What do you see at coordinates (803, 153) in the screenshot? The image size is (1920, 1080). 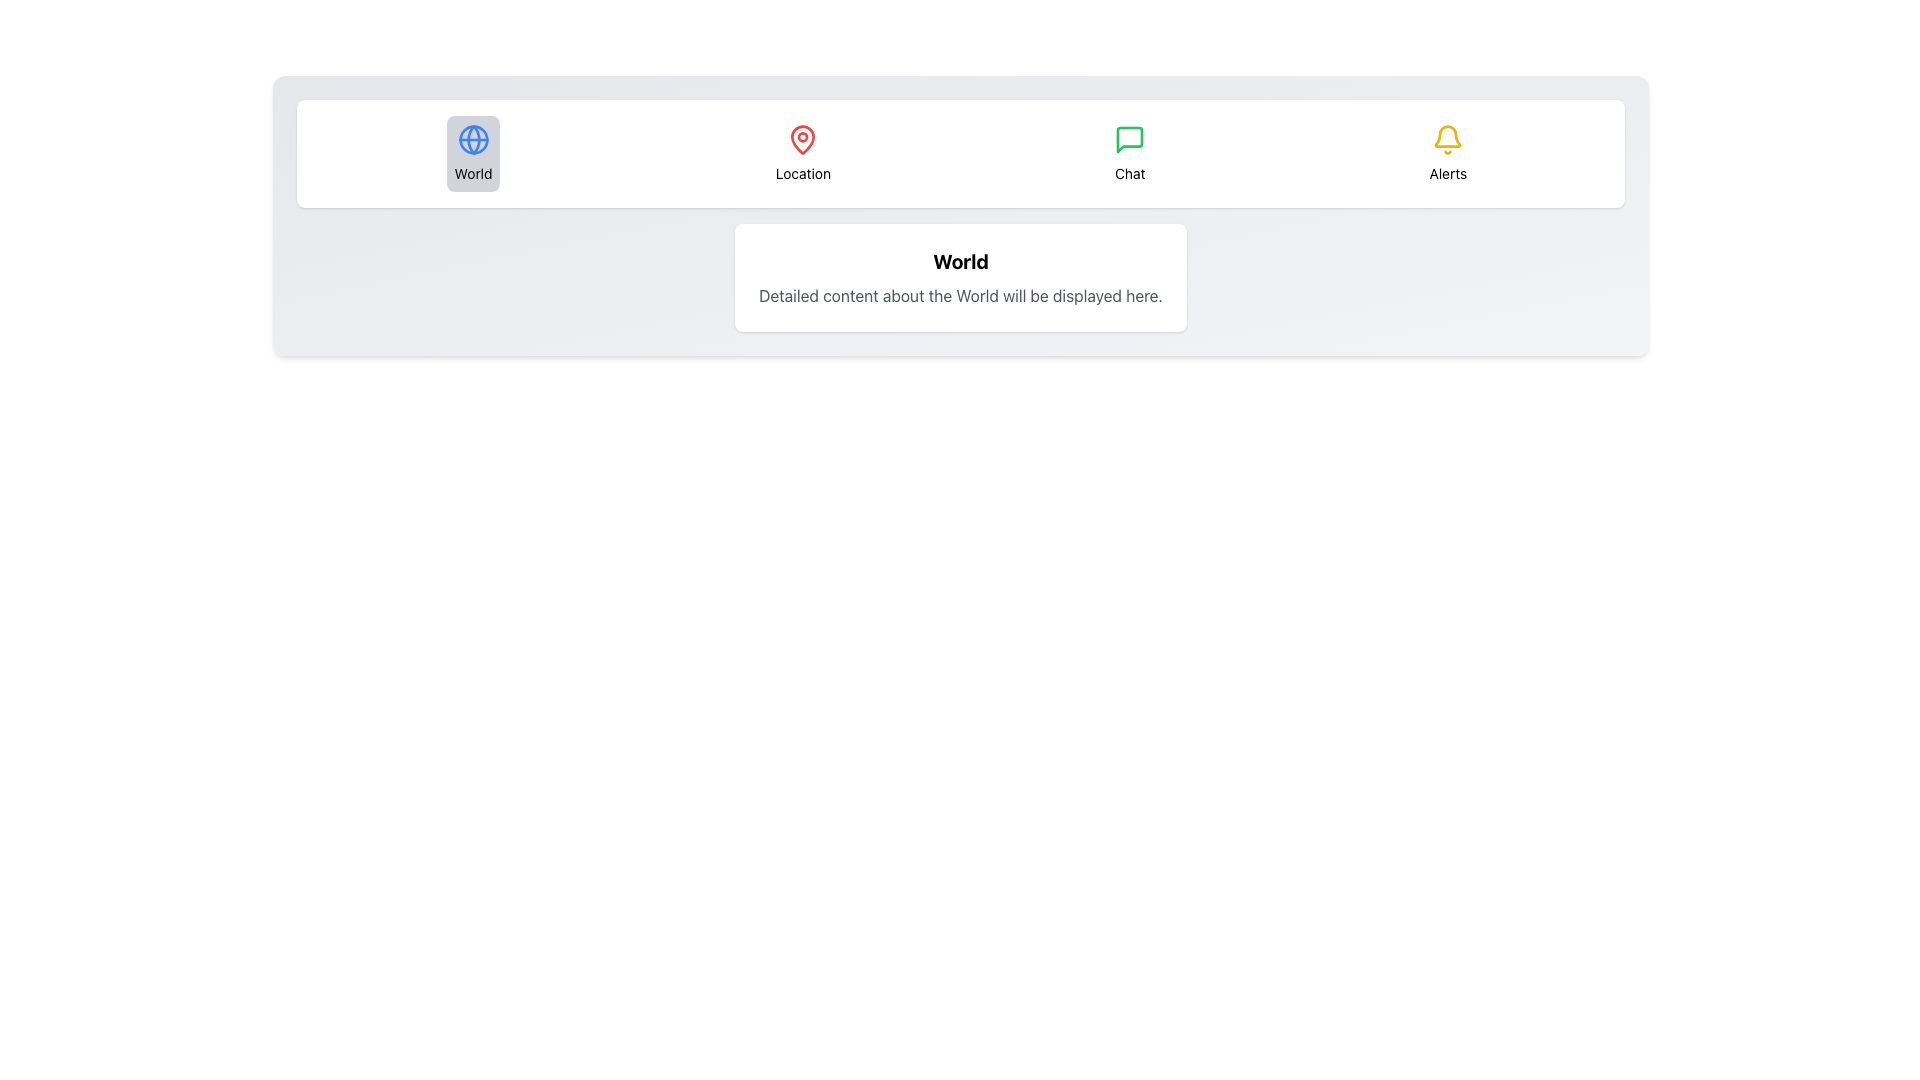 I see `the button with a red map pin icon above the text 'Location'` at bounding box center [803, 153].